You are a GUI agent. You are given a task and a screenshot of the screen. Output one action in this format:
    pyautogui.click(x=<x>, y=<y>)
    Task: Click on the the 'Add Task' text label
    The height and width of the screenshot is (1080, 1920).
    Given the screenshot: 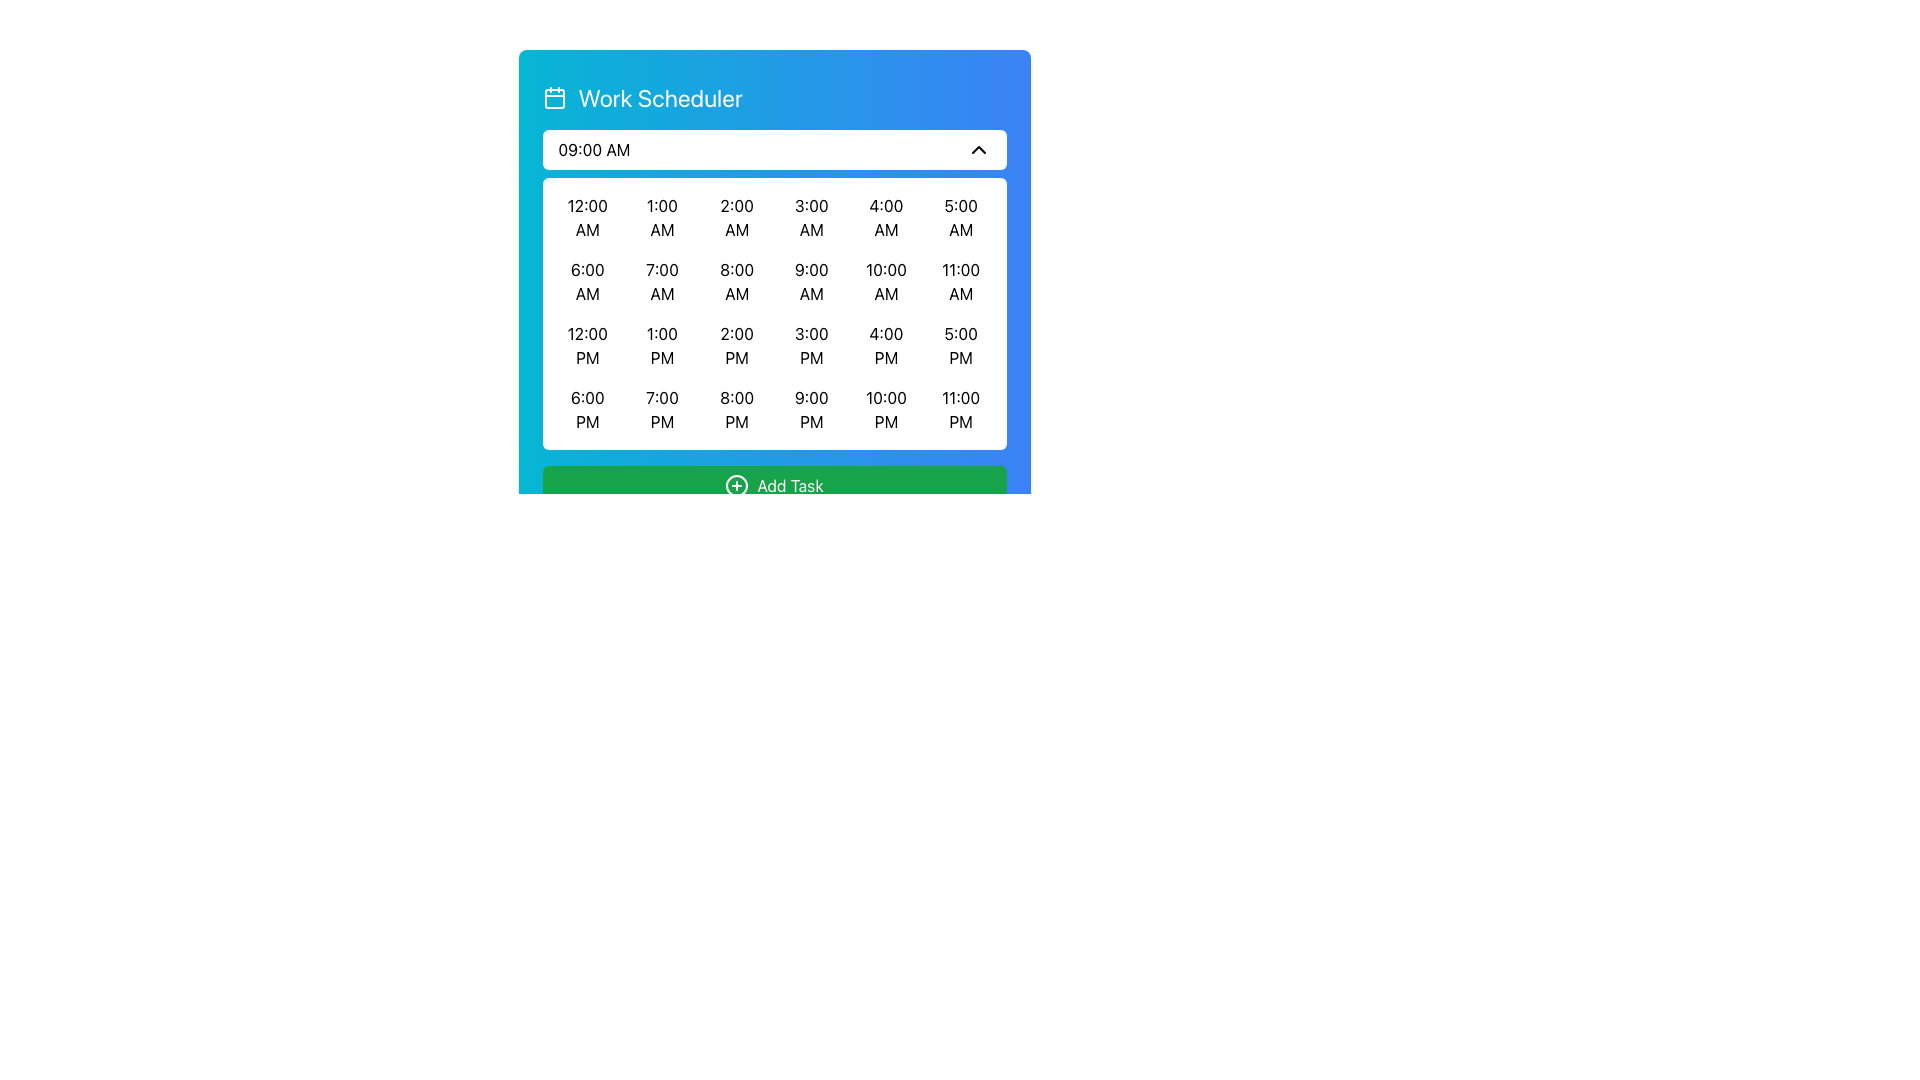 What is the action you would take?
    pyautogui.click(x=789, y=486)
    